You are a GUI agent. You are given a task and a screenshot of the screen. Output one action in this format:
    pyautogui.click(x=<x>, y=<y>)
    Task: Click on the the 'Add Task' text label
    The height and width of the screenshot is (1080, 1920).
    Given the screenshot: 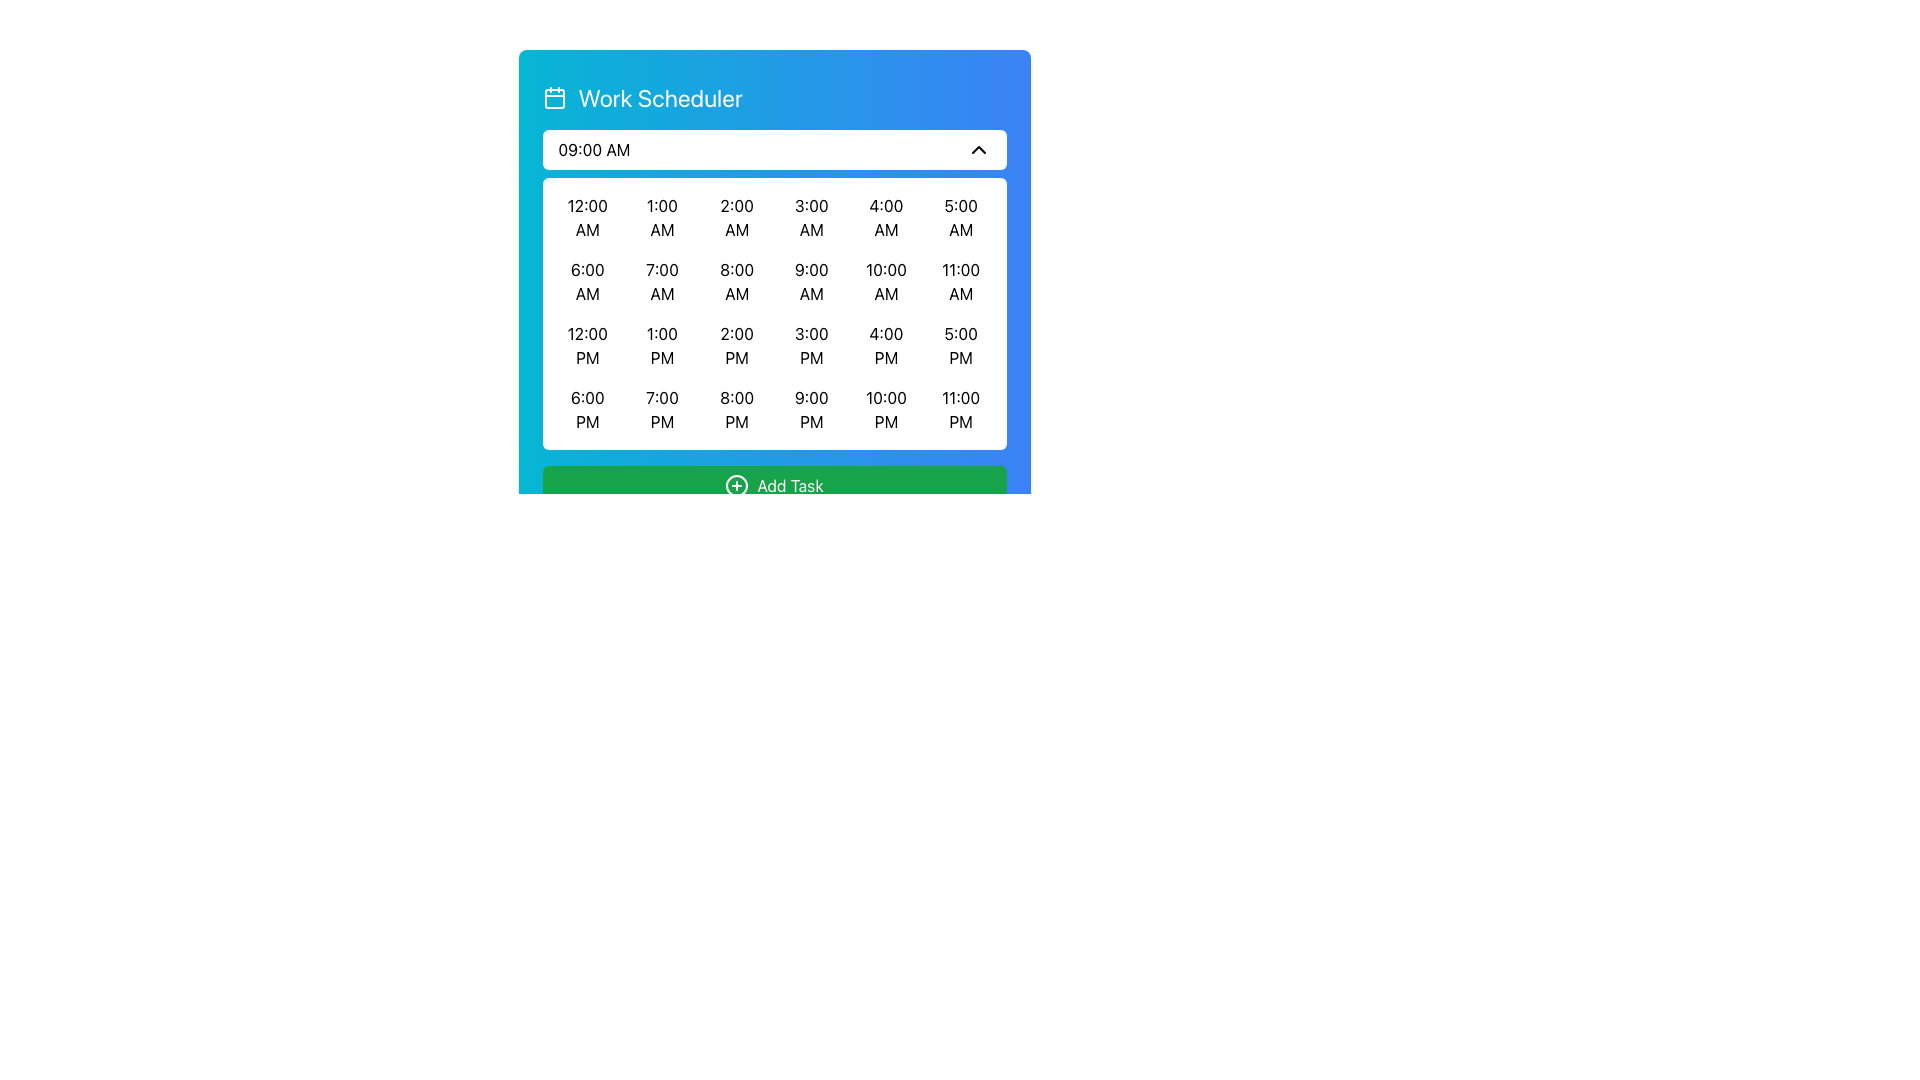 What is the action you would take?
    pyautogui.click(x=789, y=486)
    